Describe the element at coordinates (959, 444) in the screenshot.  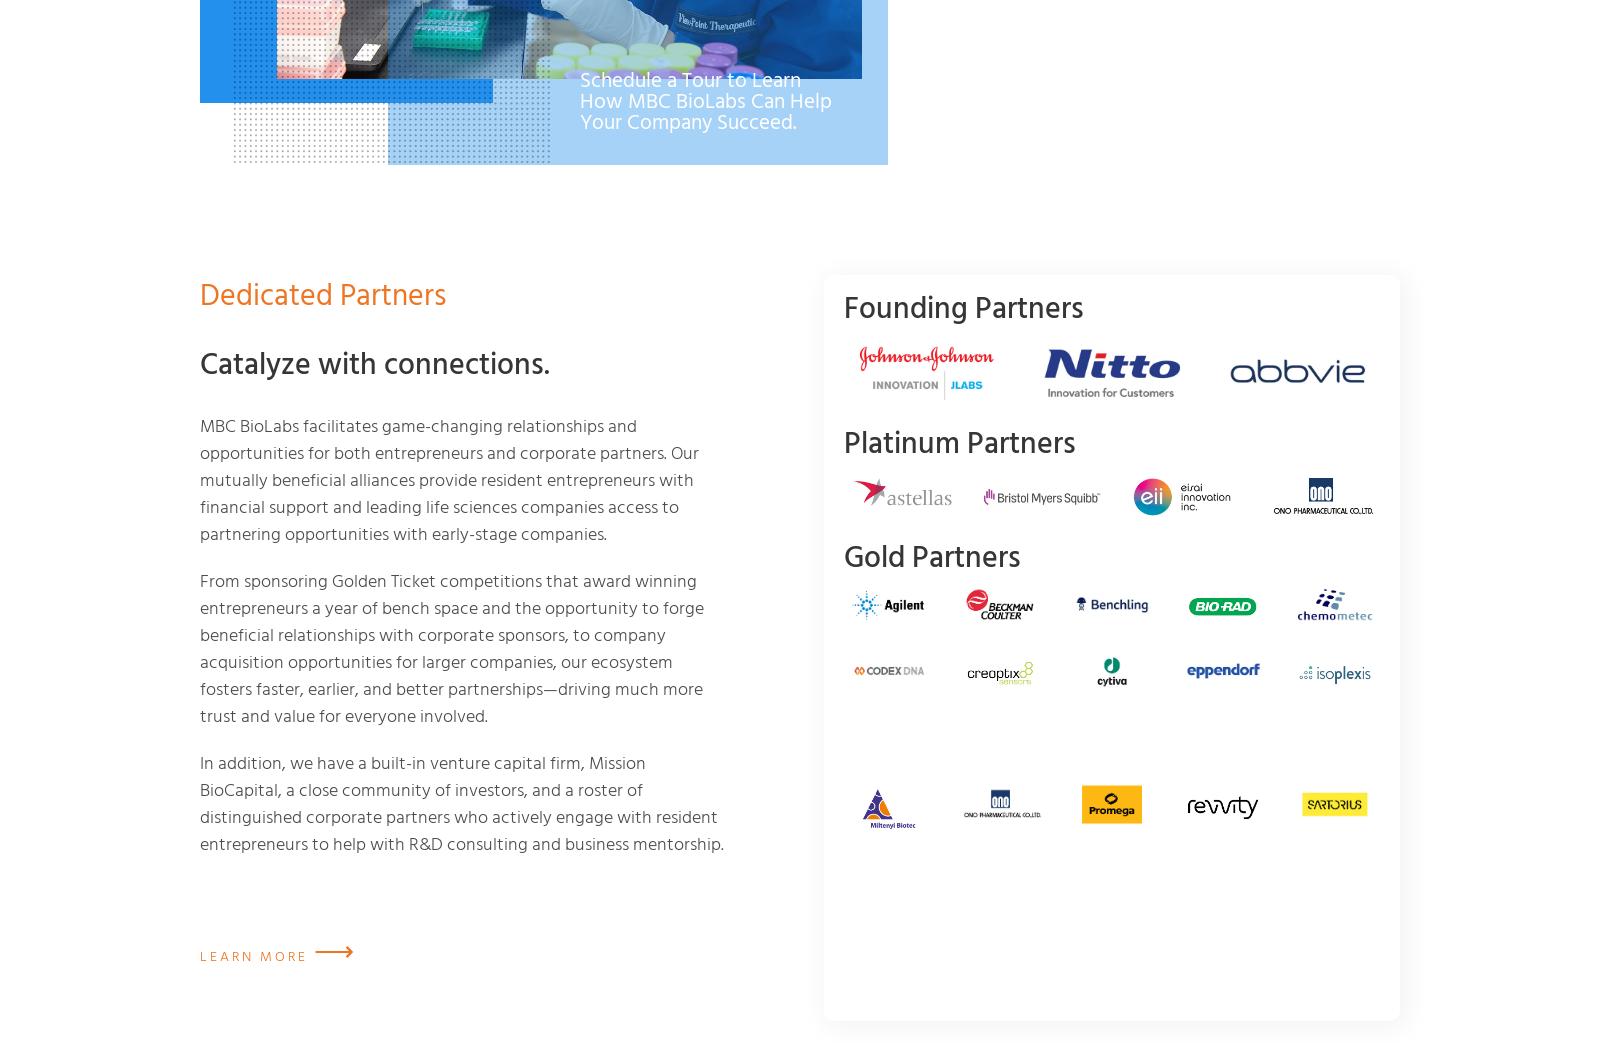
I see `'Platinum Partners'` at that location.